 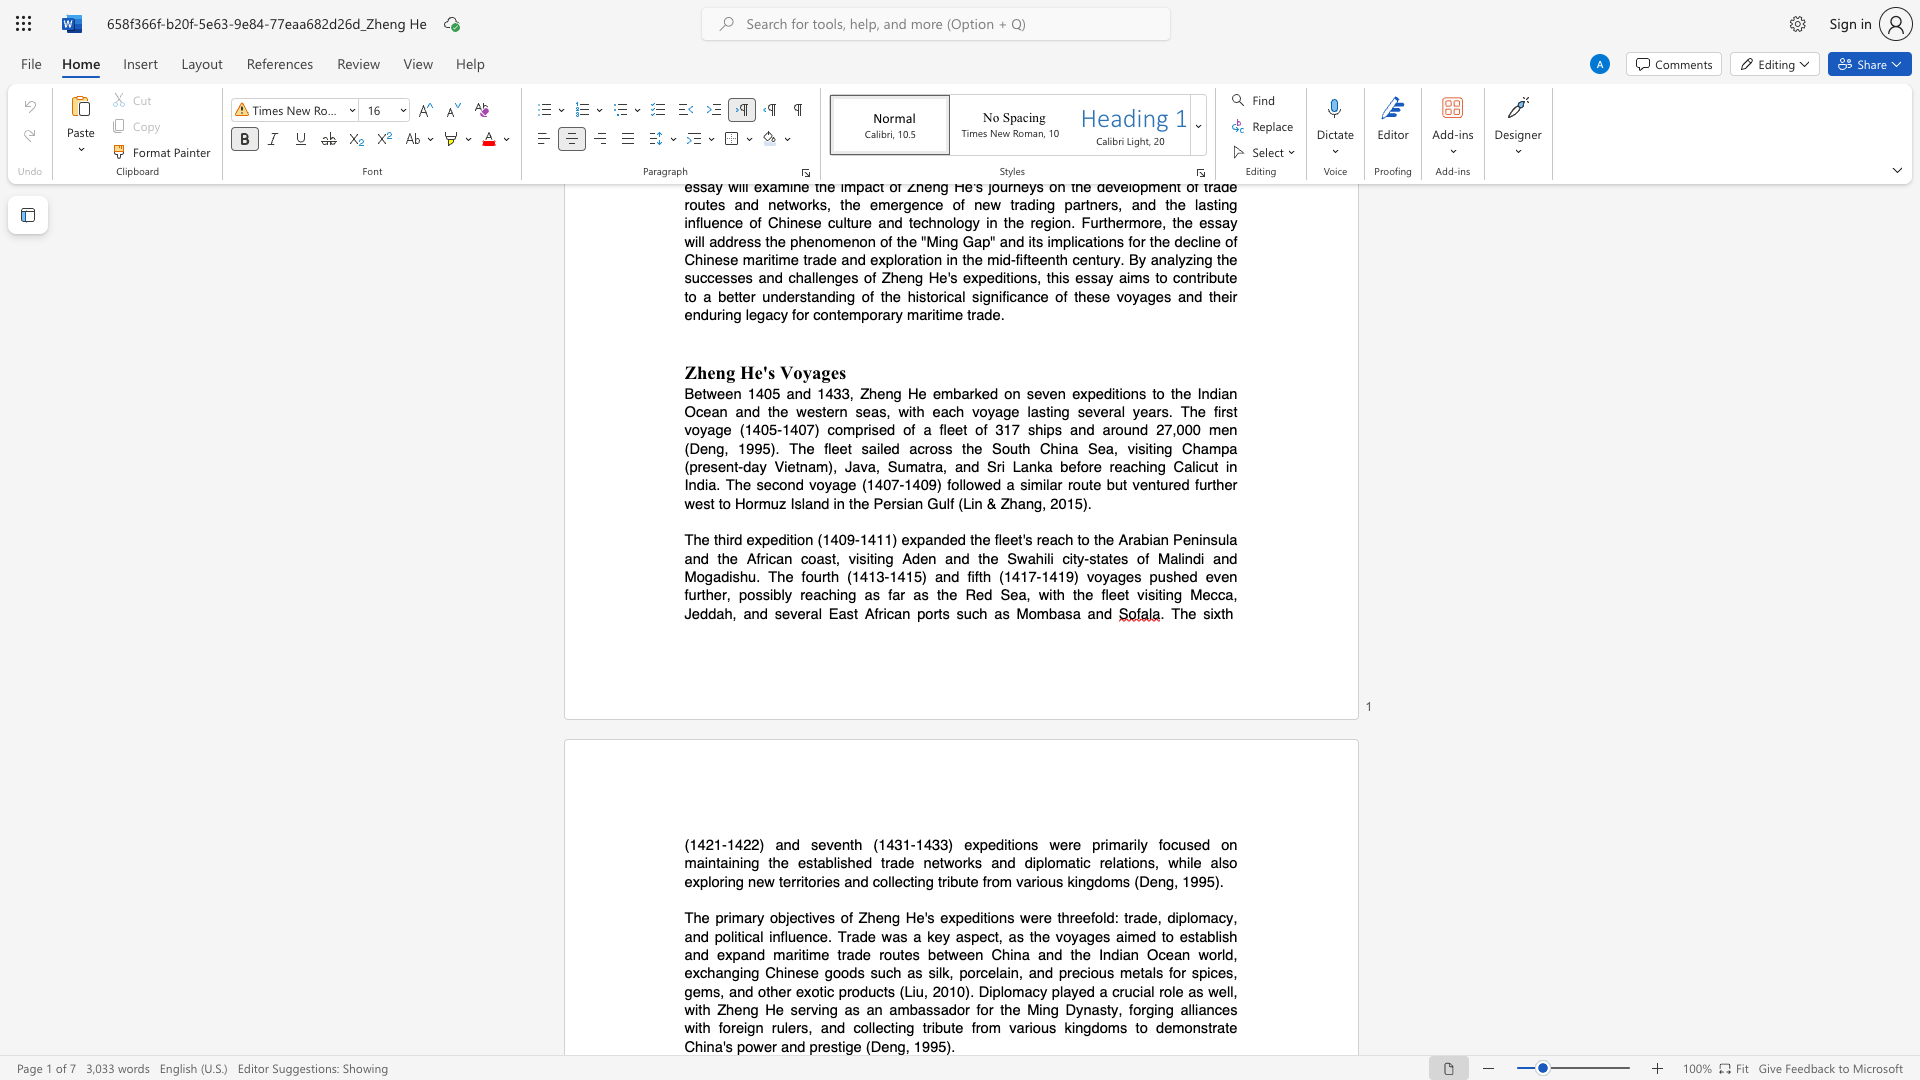 I want to click on the subset text "'s power" within the text "China", so click(x=721, y=1045).